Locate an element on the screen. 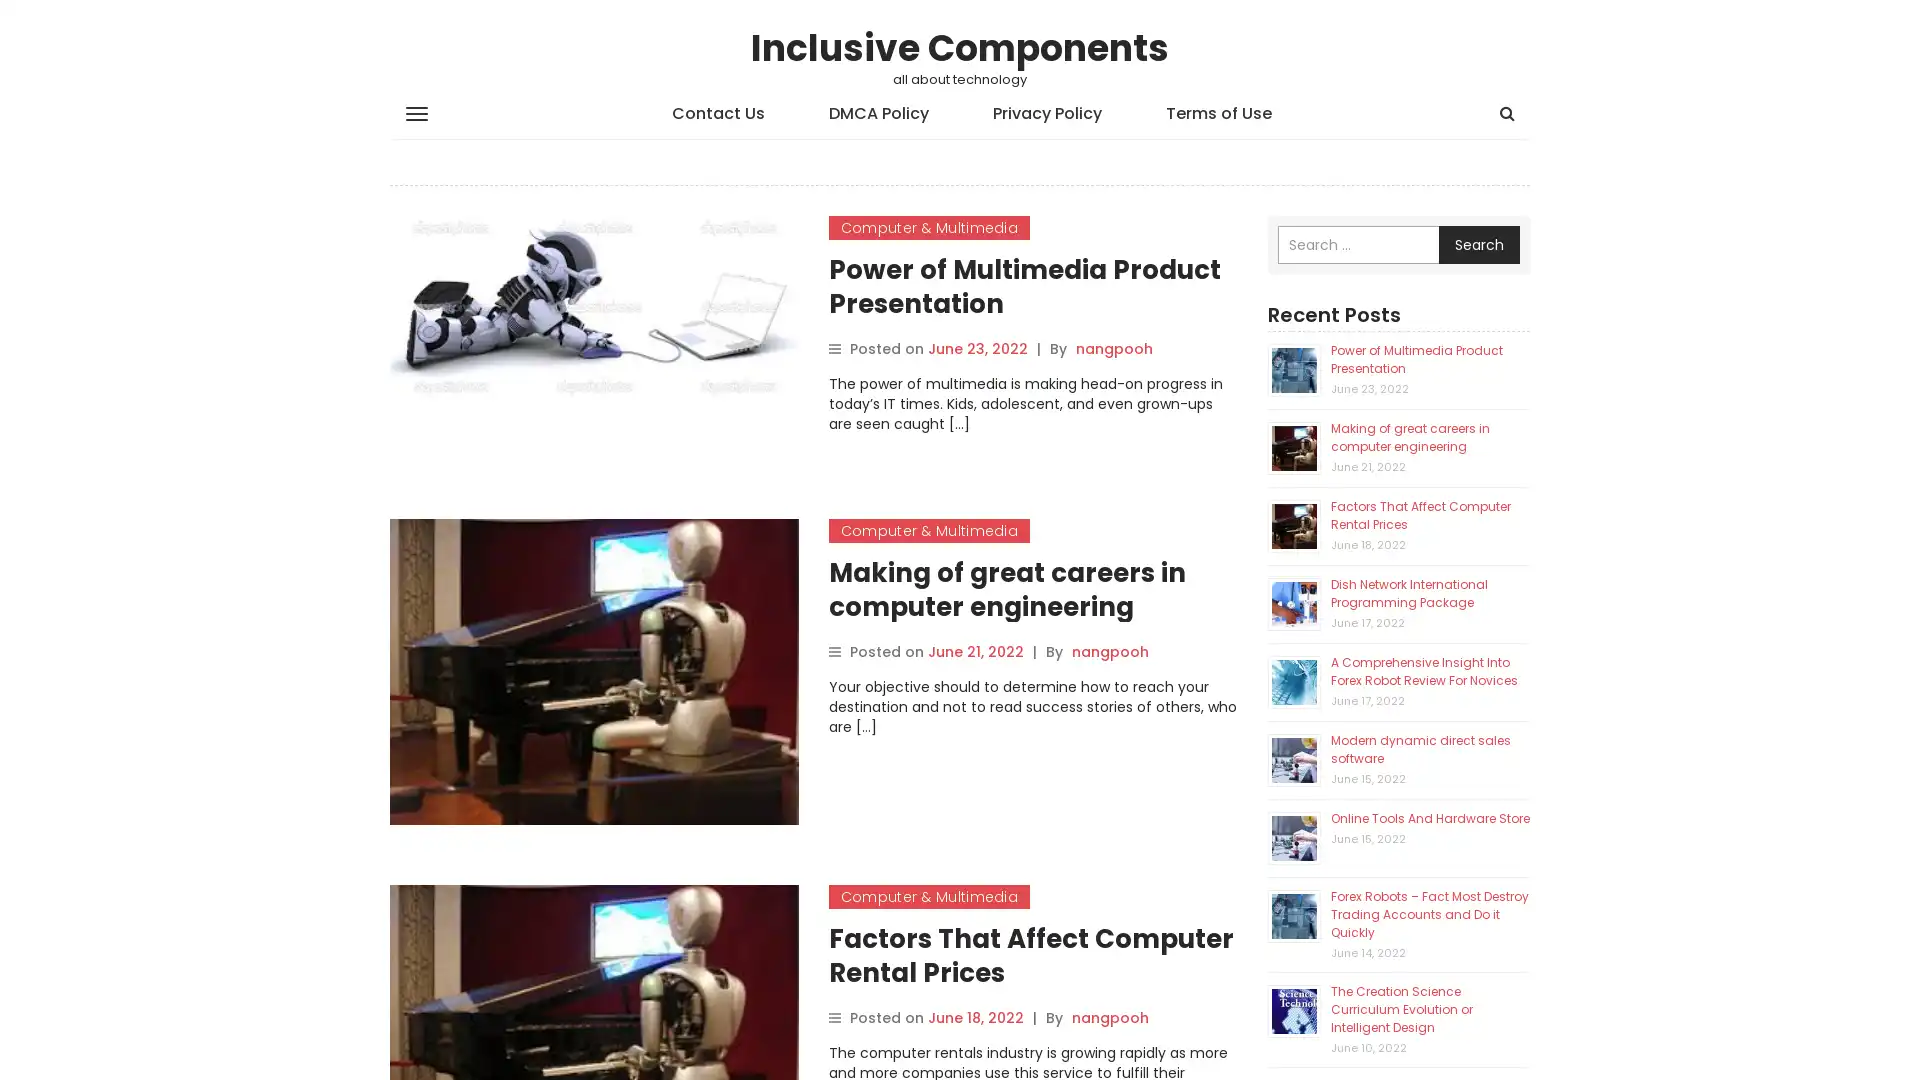 The height and width of the screenshot is (1080, 1920). Search is located at coordinates (1479, 244).